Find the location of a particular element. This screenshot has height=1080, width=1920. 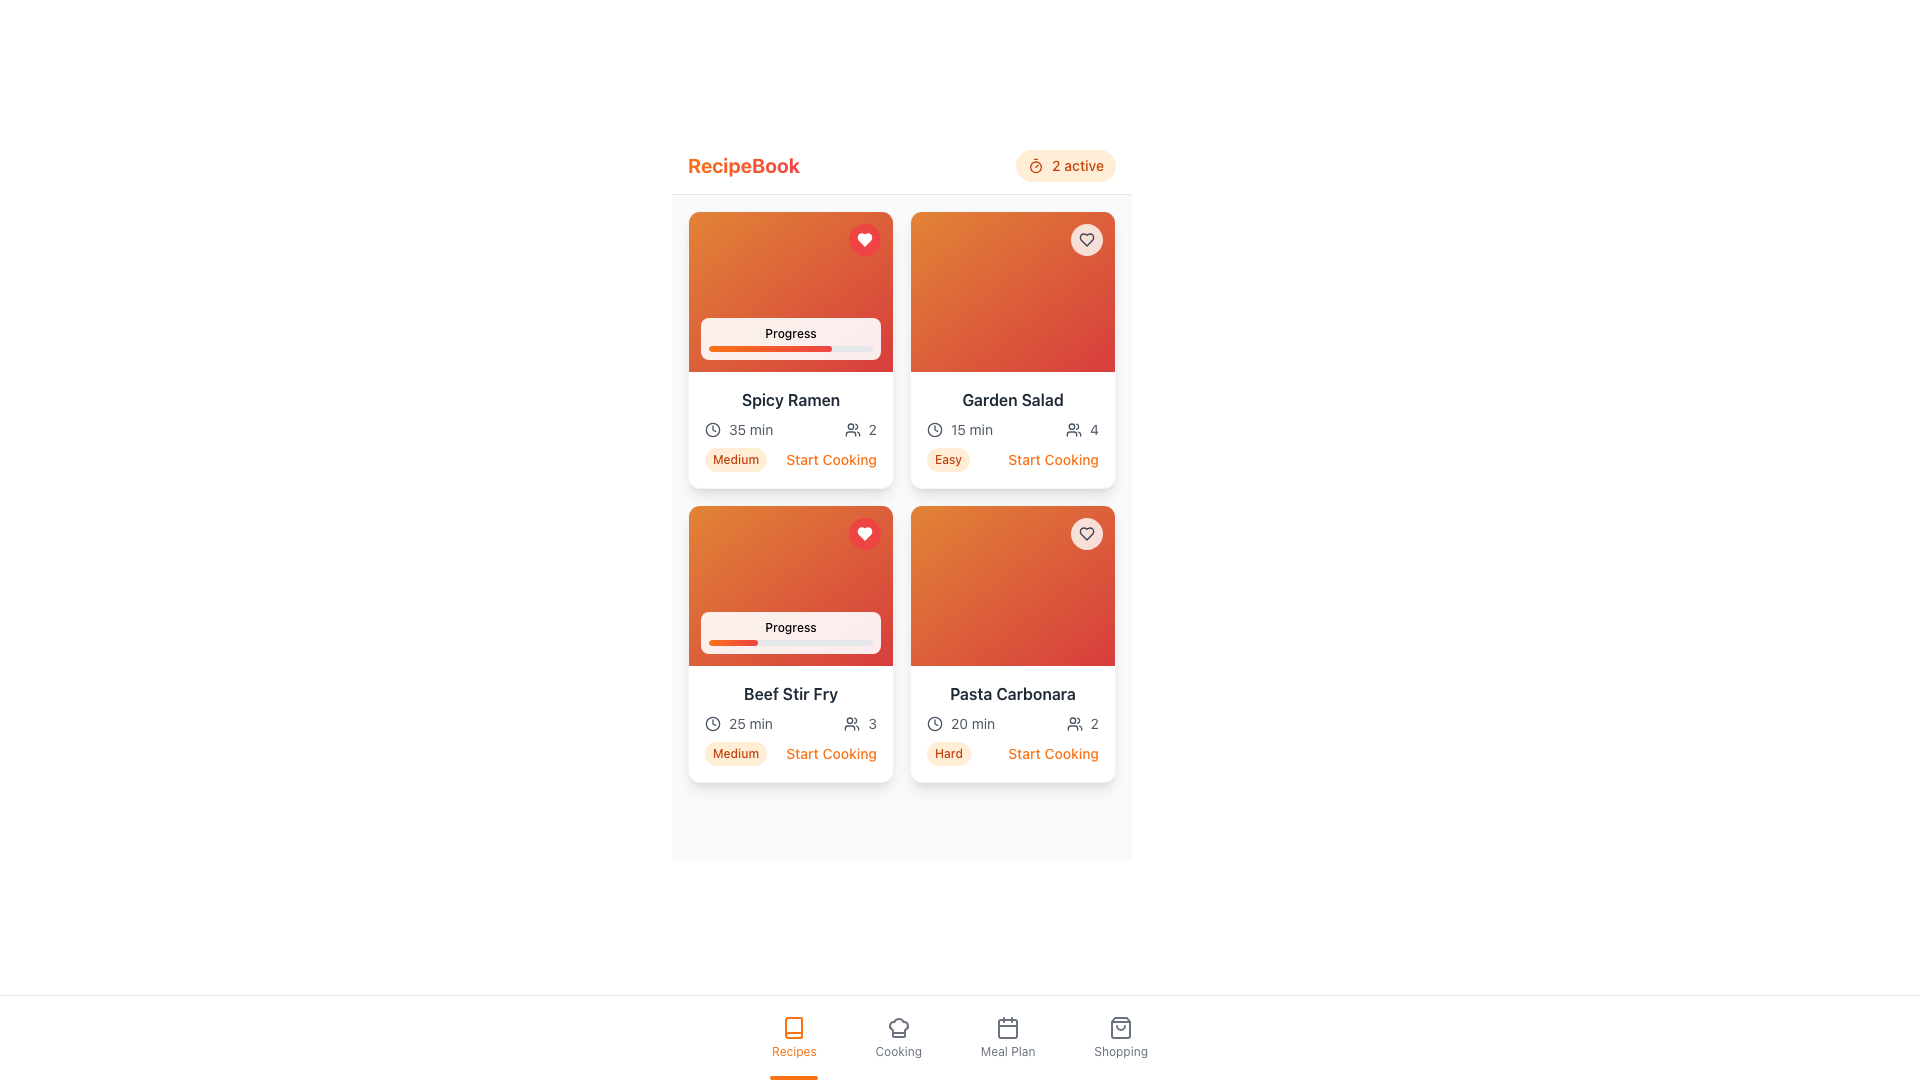

the progress bar fill indicating partial completion status for the 'Beef Stir Fry' card located in the second row and first column of the grid layout is located at coordinates (732, 643).